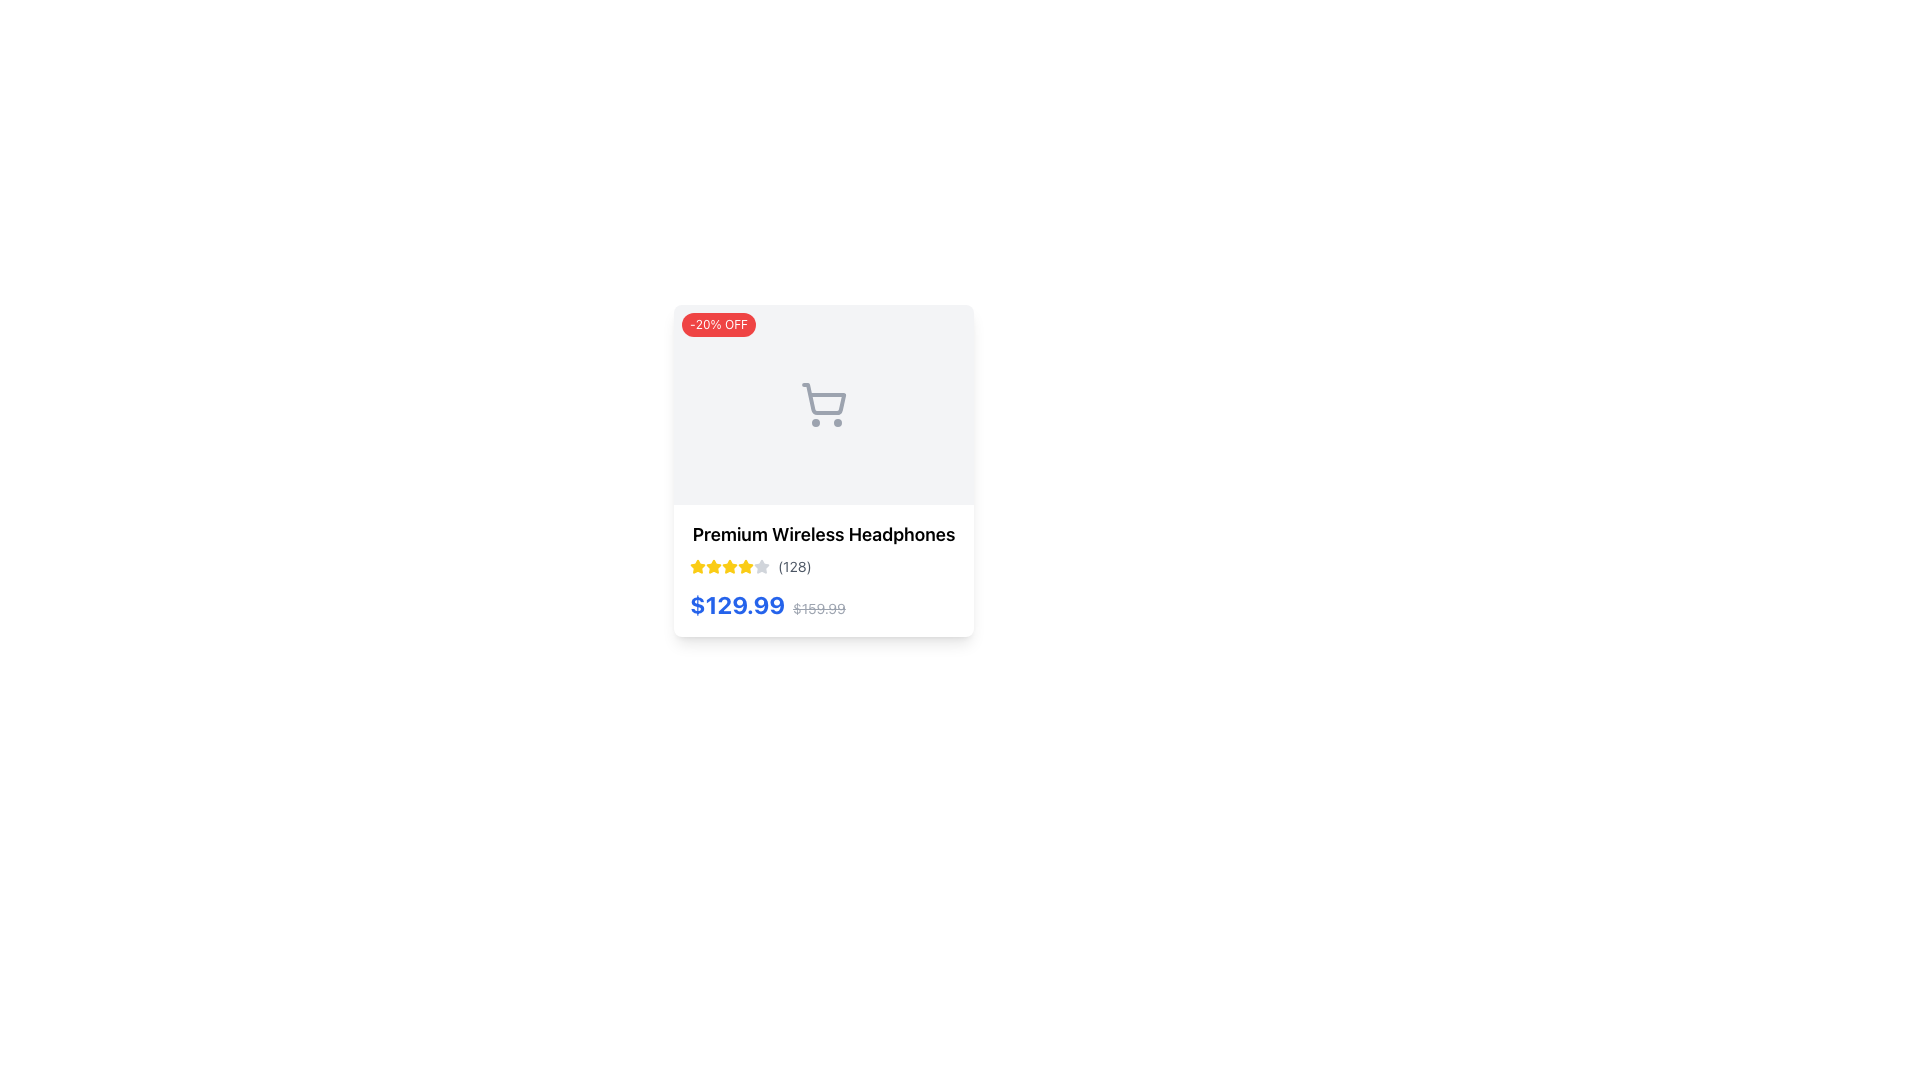 This screenshot has width=1920, height=1080. Describe the element at coordinates (824, 534) in the screenshot. I see `text label displaying 'Premium Wireless Headphones' located at the top-middle of the card component` at that location.